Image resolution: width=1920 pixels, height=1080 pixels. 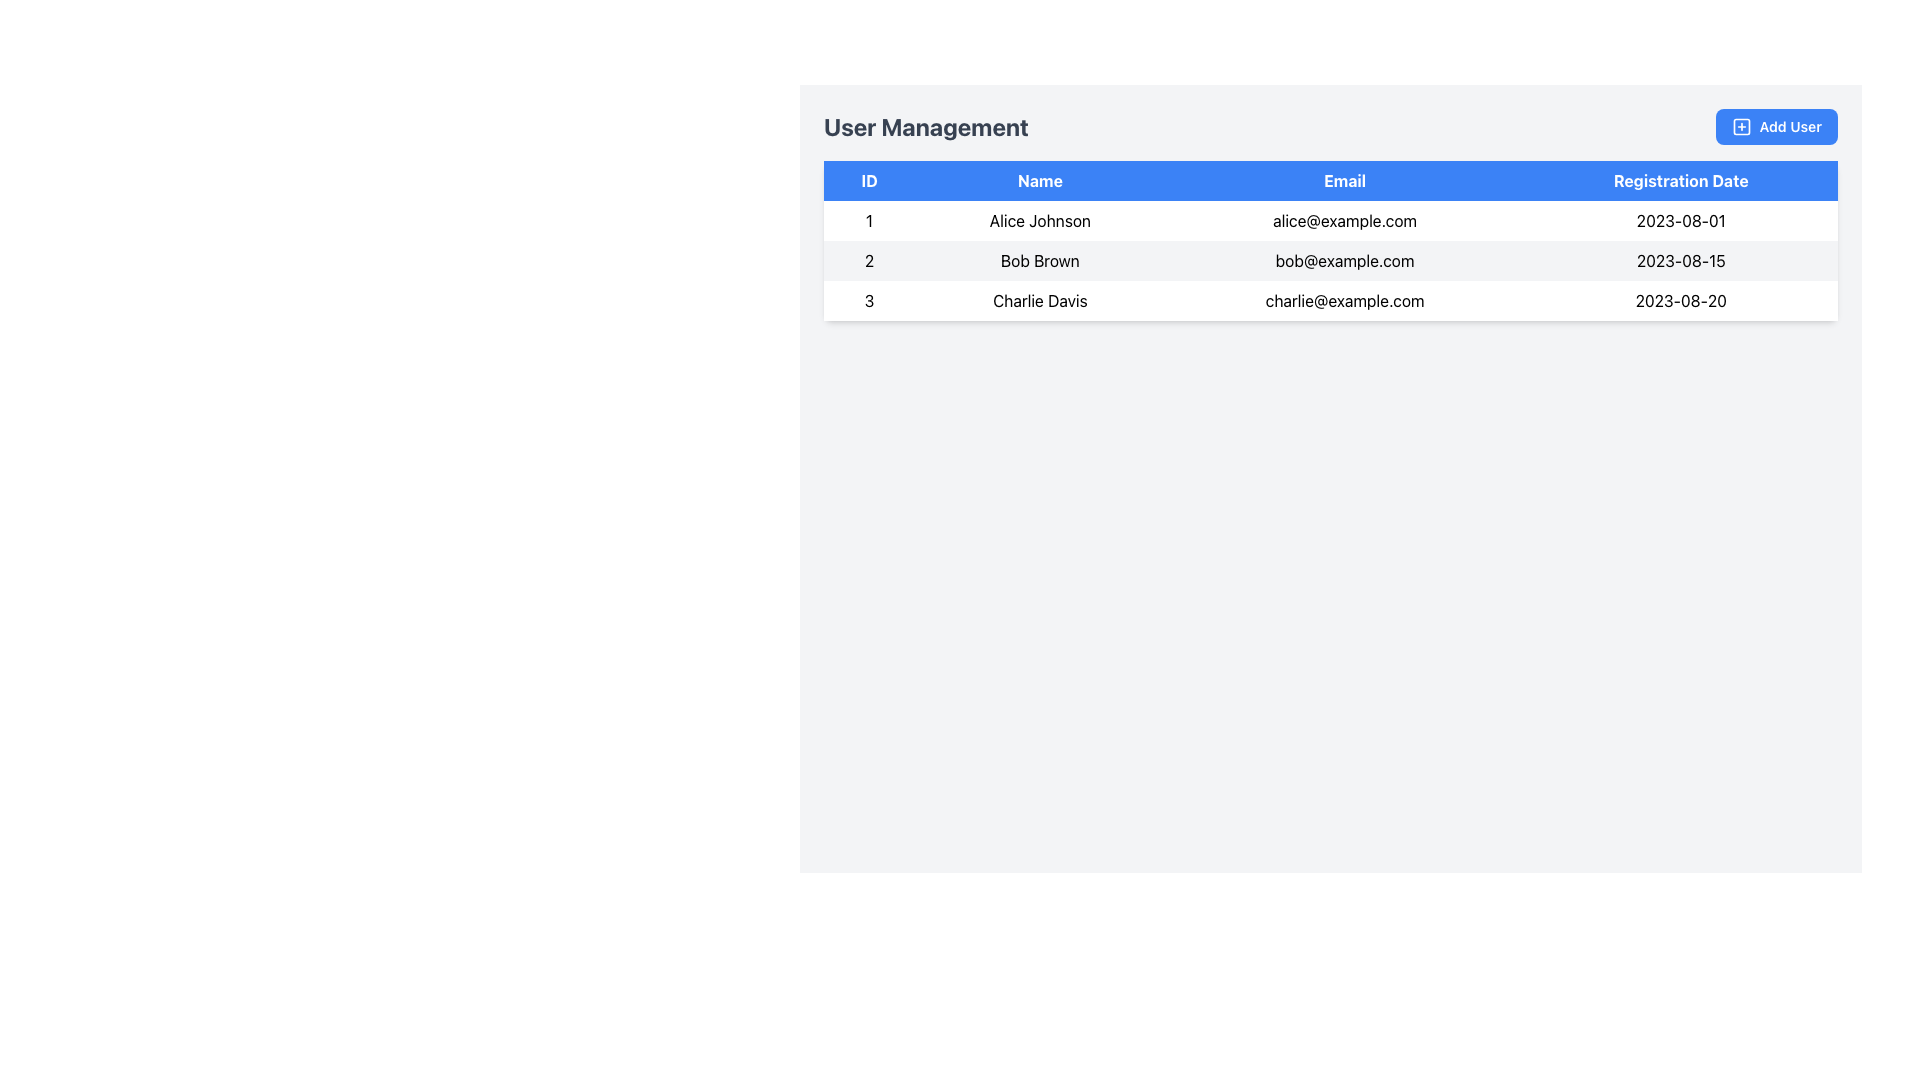 I want to click on the table header row that is colored blue with white text headers, specifically focusing on the 'Email' header, which is the third header from the left, so click(x=1330, y=181).